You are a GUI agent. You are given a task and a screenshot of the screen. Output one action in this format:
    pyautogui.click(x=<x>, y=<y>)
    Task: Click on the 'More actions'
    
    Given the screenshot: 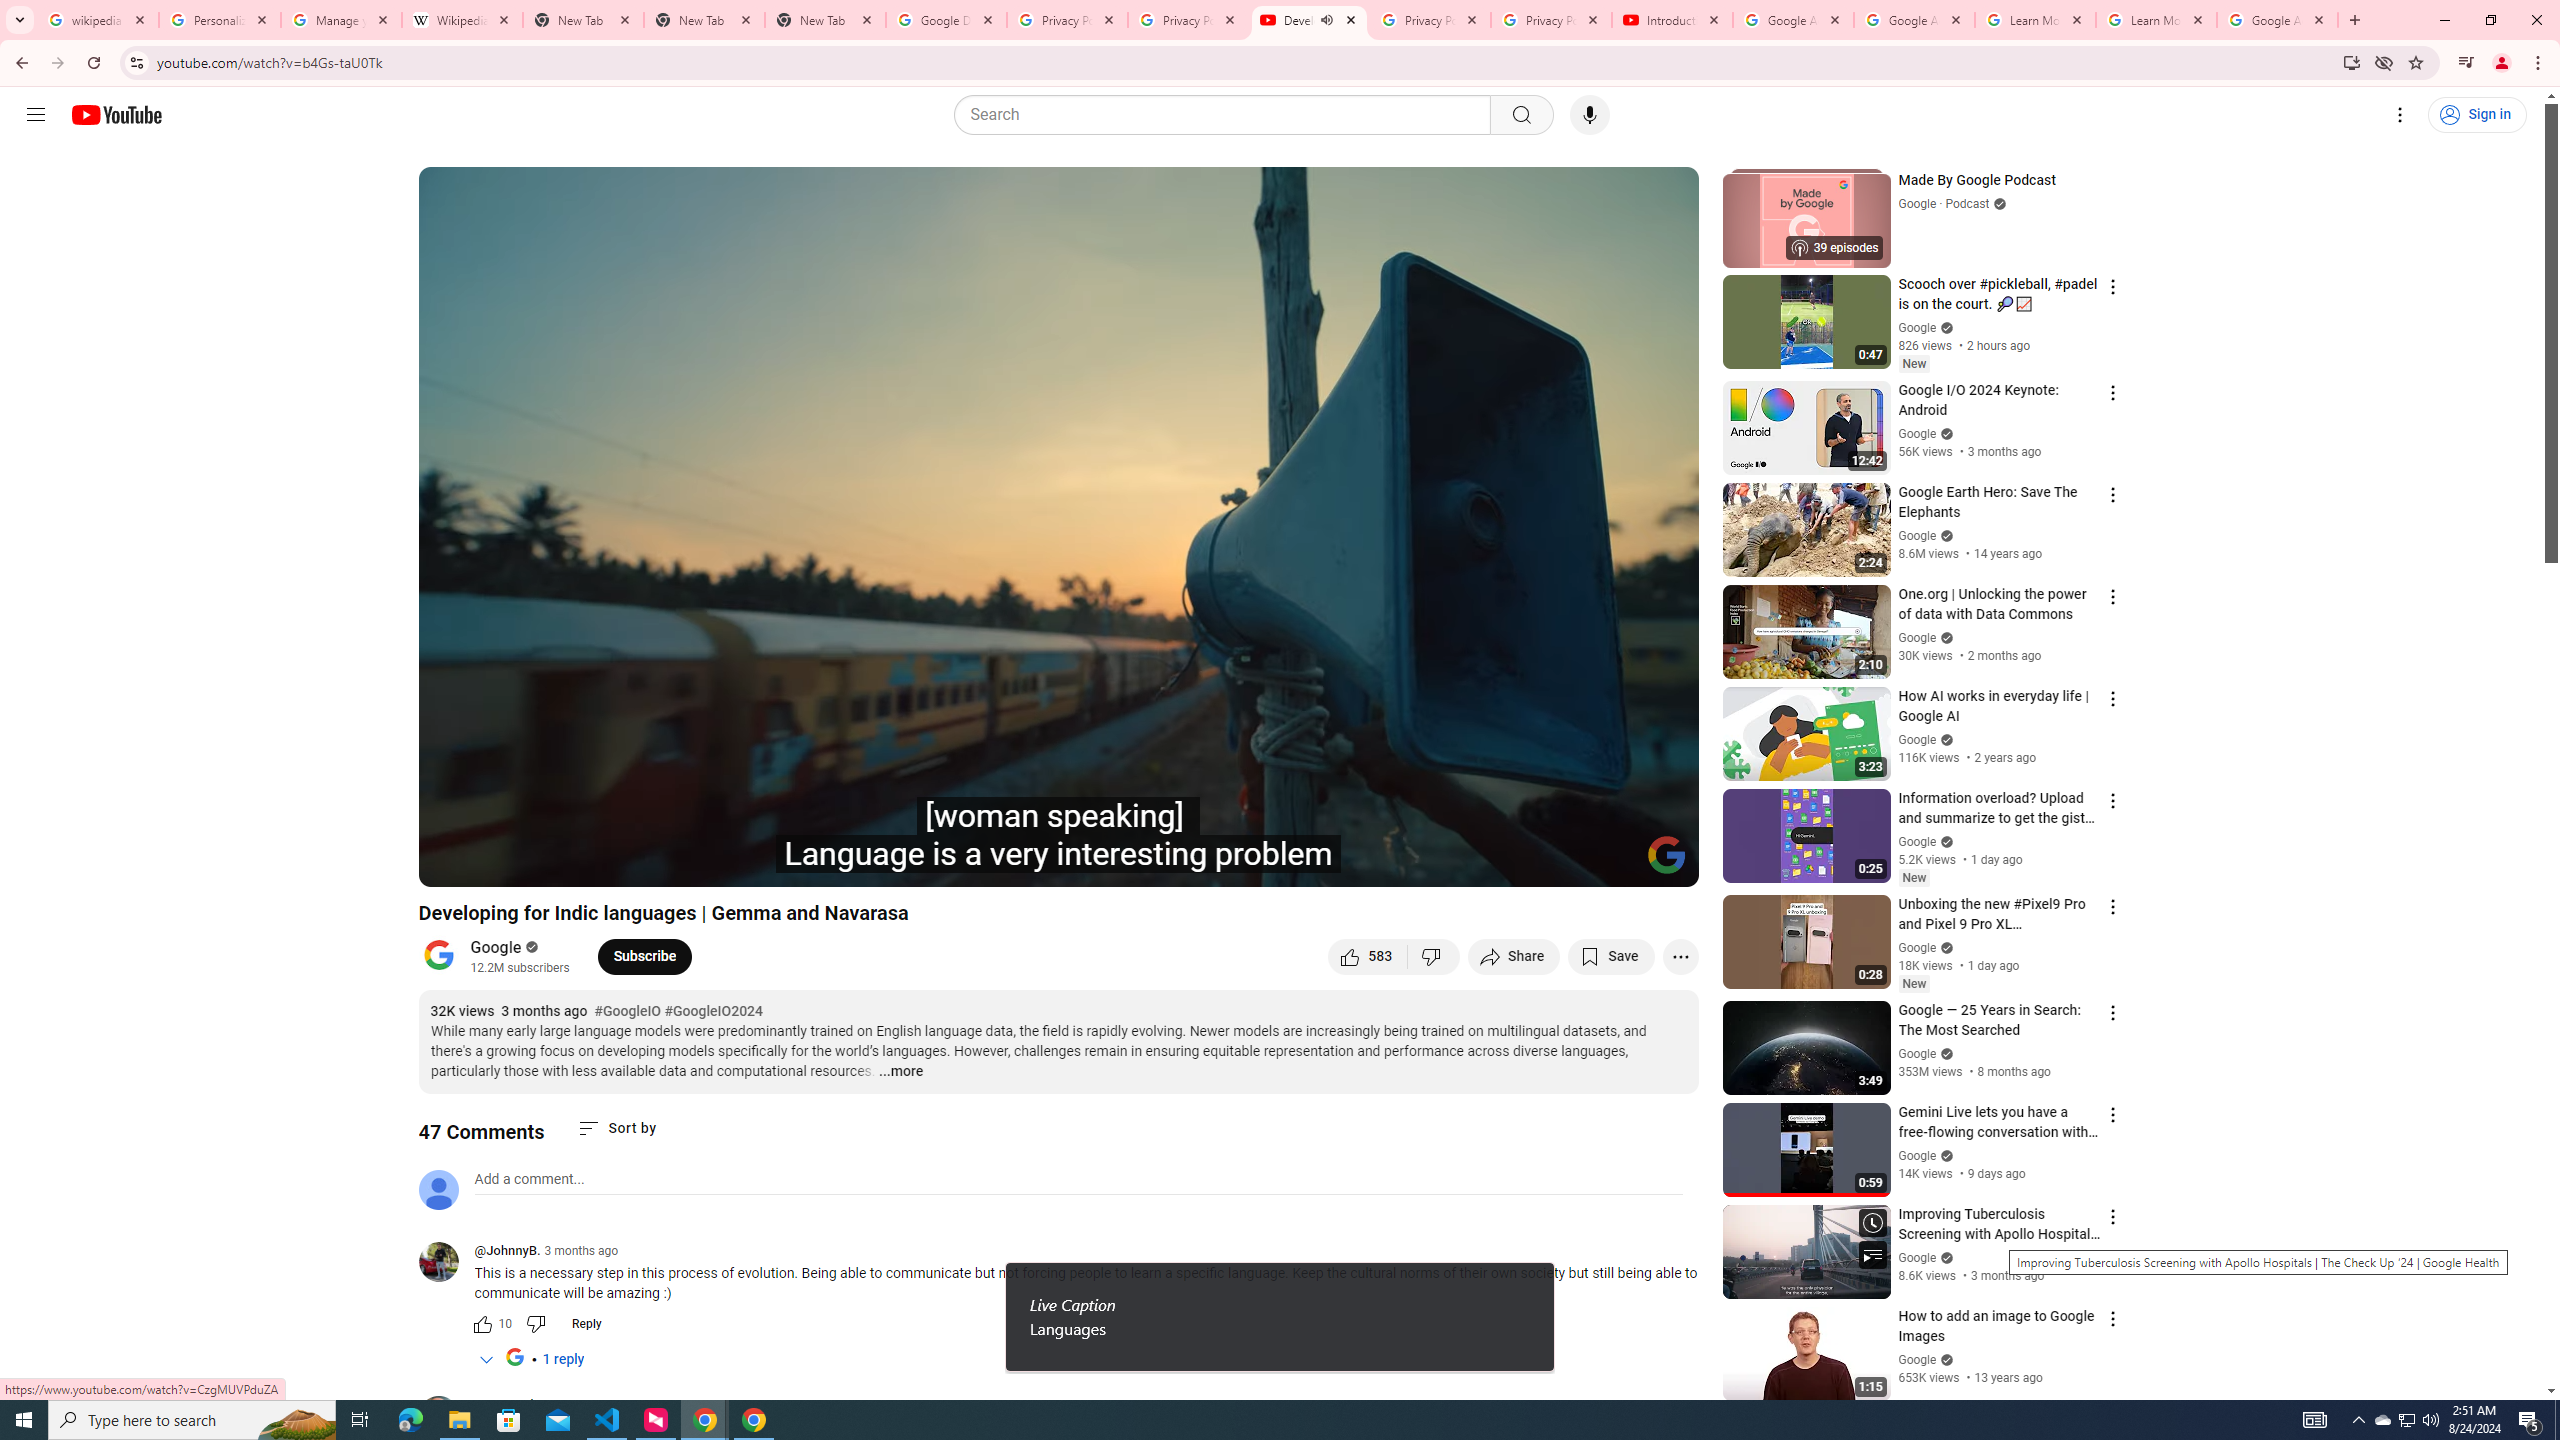 What is the action you would take?
    pyautogui.click(x=1679, y=955)
    